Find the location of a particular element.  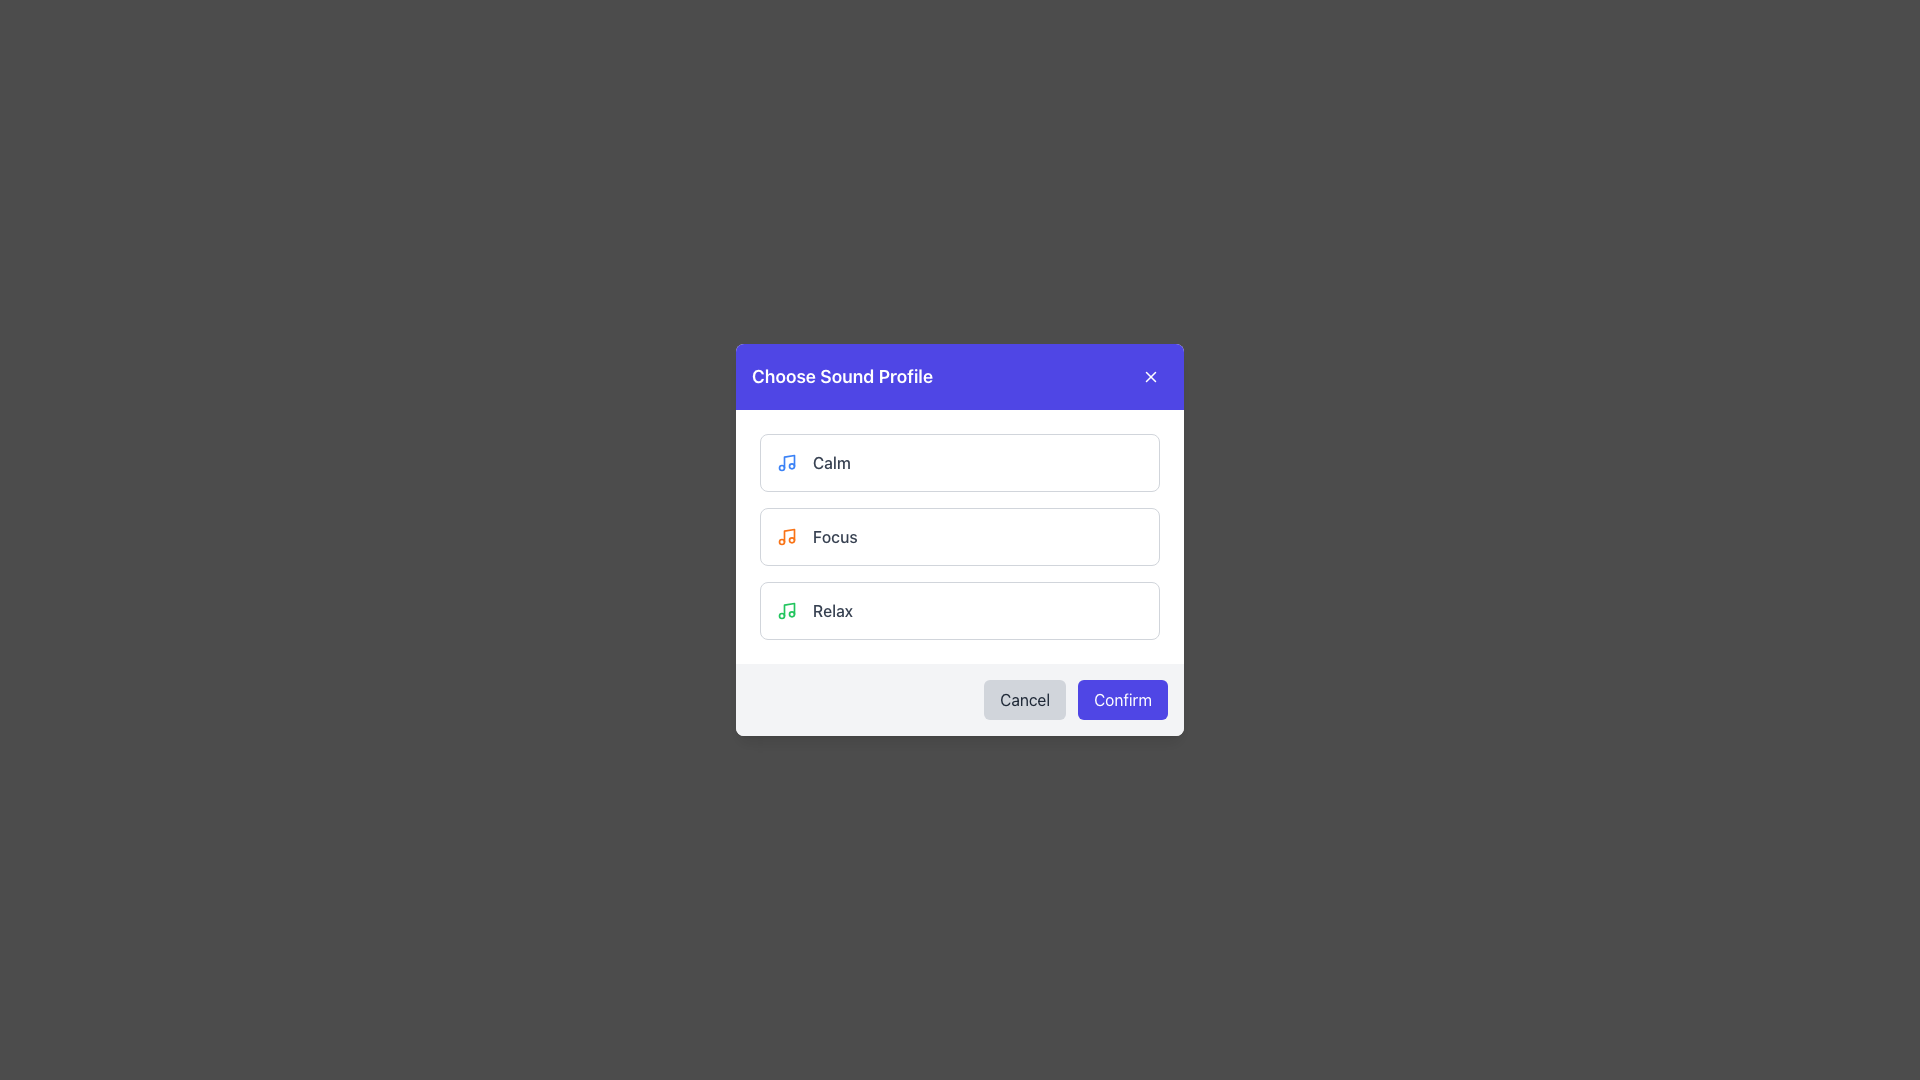

the 'Confirm' button, which is prominently labeled in white text on a solid indigo background, located in the lower right corner of the dialog box is located at coordinates (1123, 698).